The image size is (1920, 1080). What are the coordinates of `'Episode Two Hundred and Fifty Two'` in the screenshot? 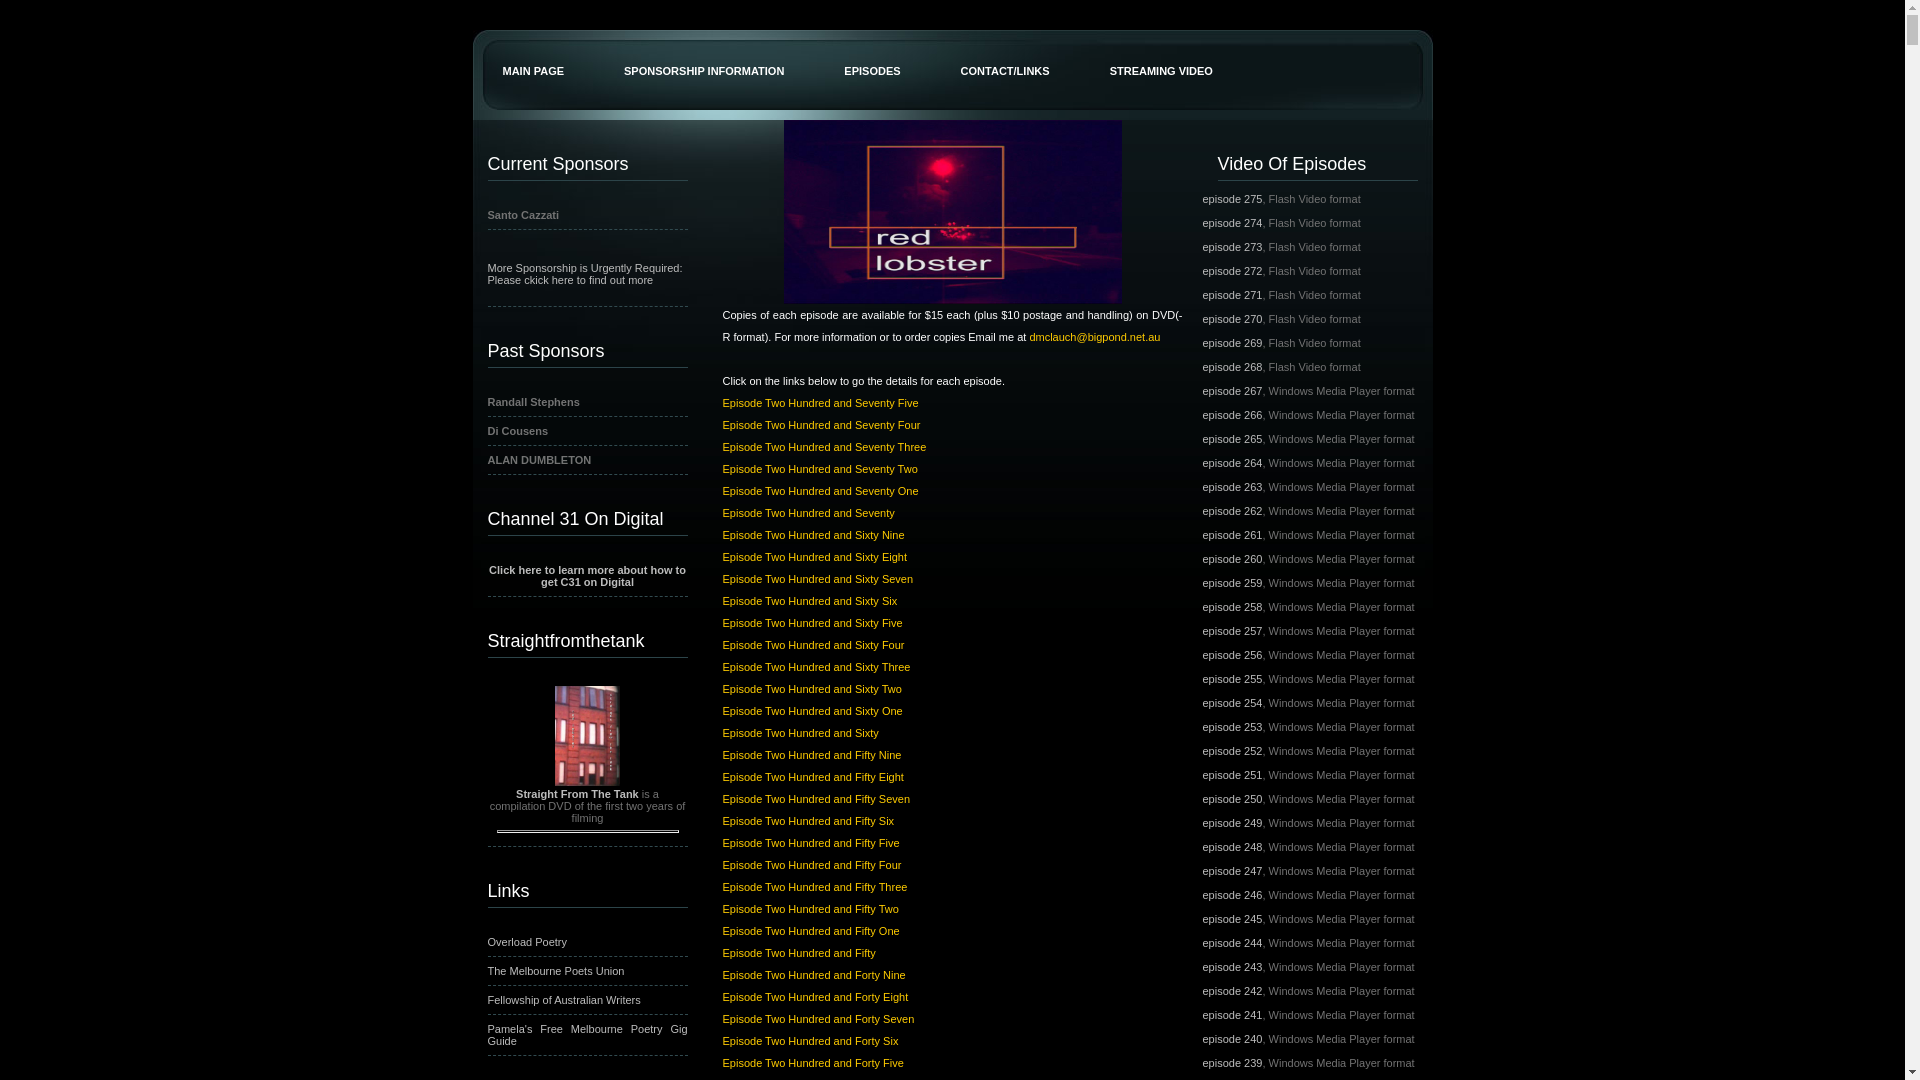 It's located at (810, 909).